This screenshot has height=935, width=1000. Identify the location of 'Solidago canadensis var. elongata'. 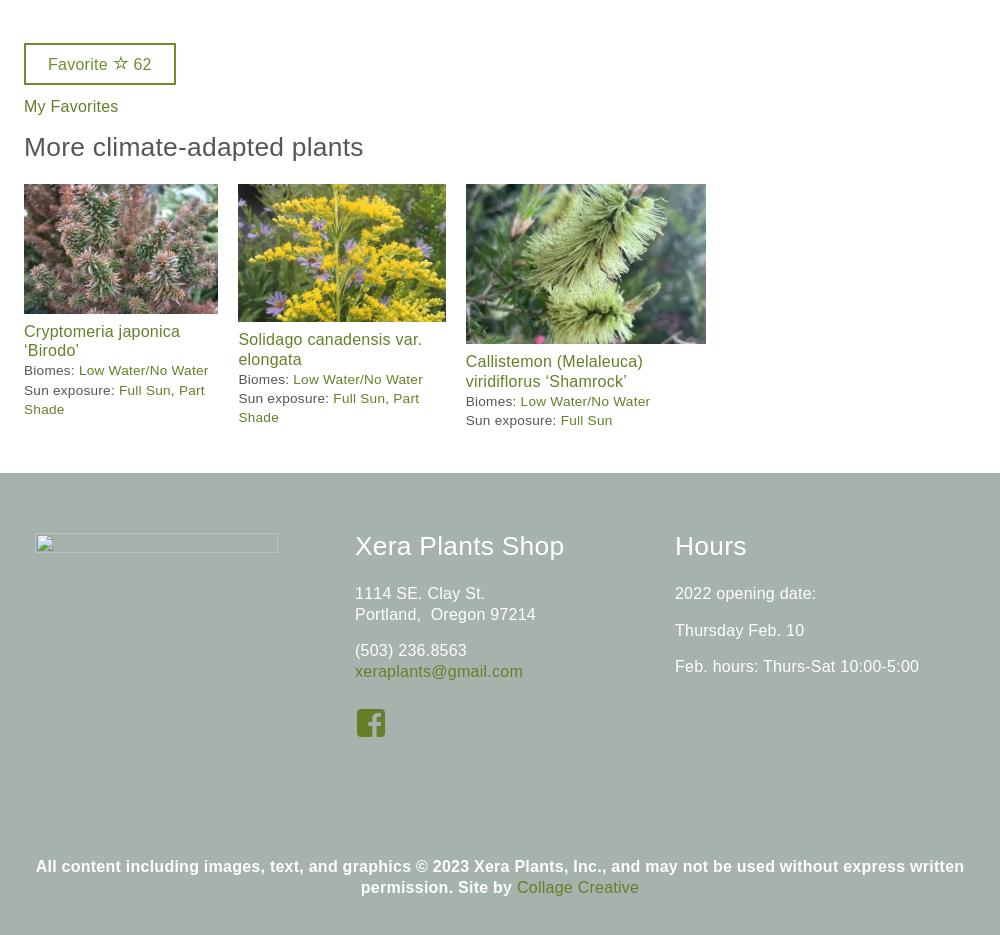
(329, 348).